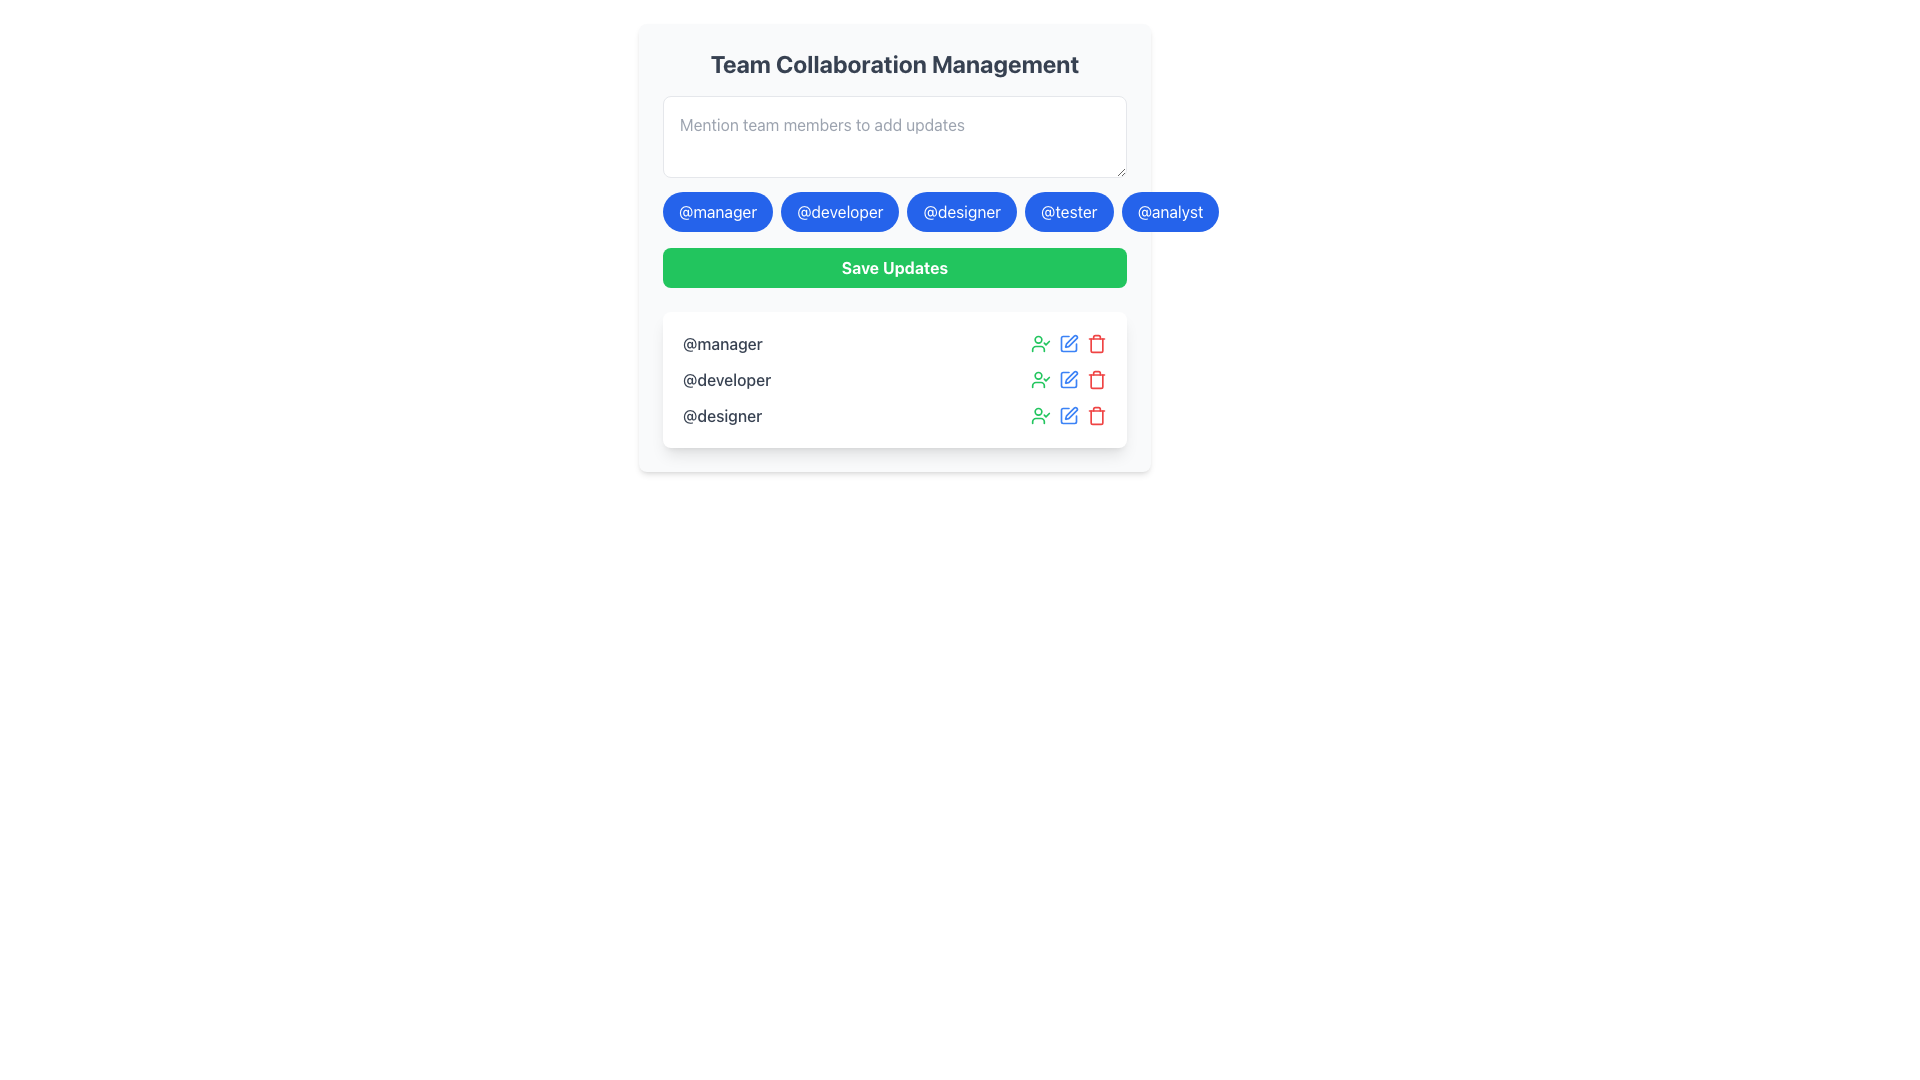 Image resolution: width=1920 pixels, height=1080 pixels. Describe the element at coordinates (1096, 342) in the screenshot. I see `the red trash bin icon button located in the lower-right corner of the action icon group for the row labeled '@designer'` at that location.